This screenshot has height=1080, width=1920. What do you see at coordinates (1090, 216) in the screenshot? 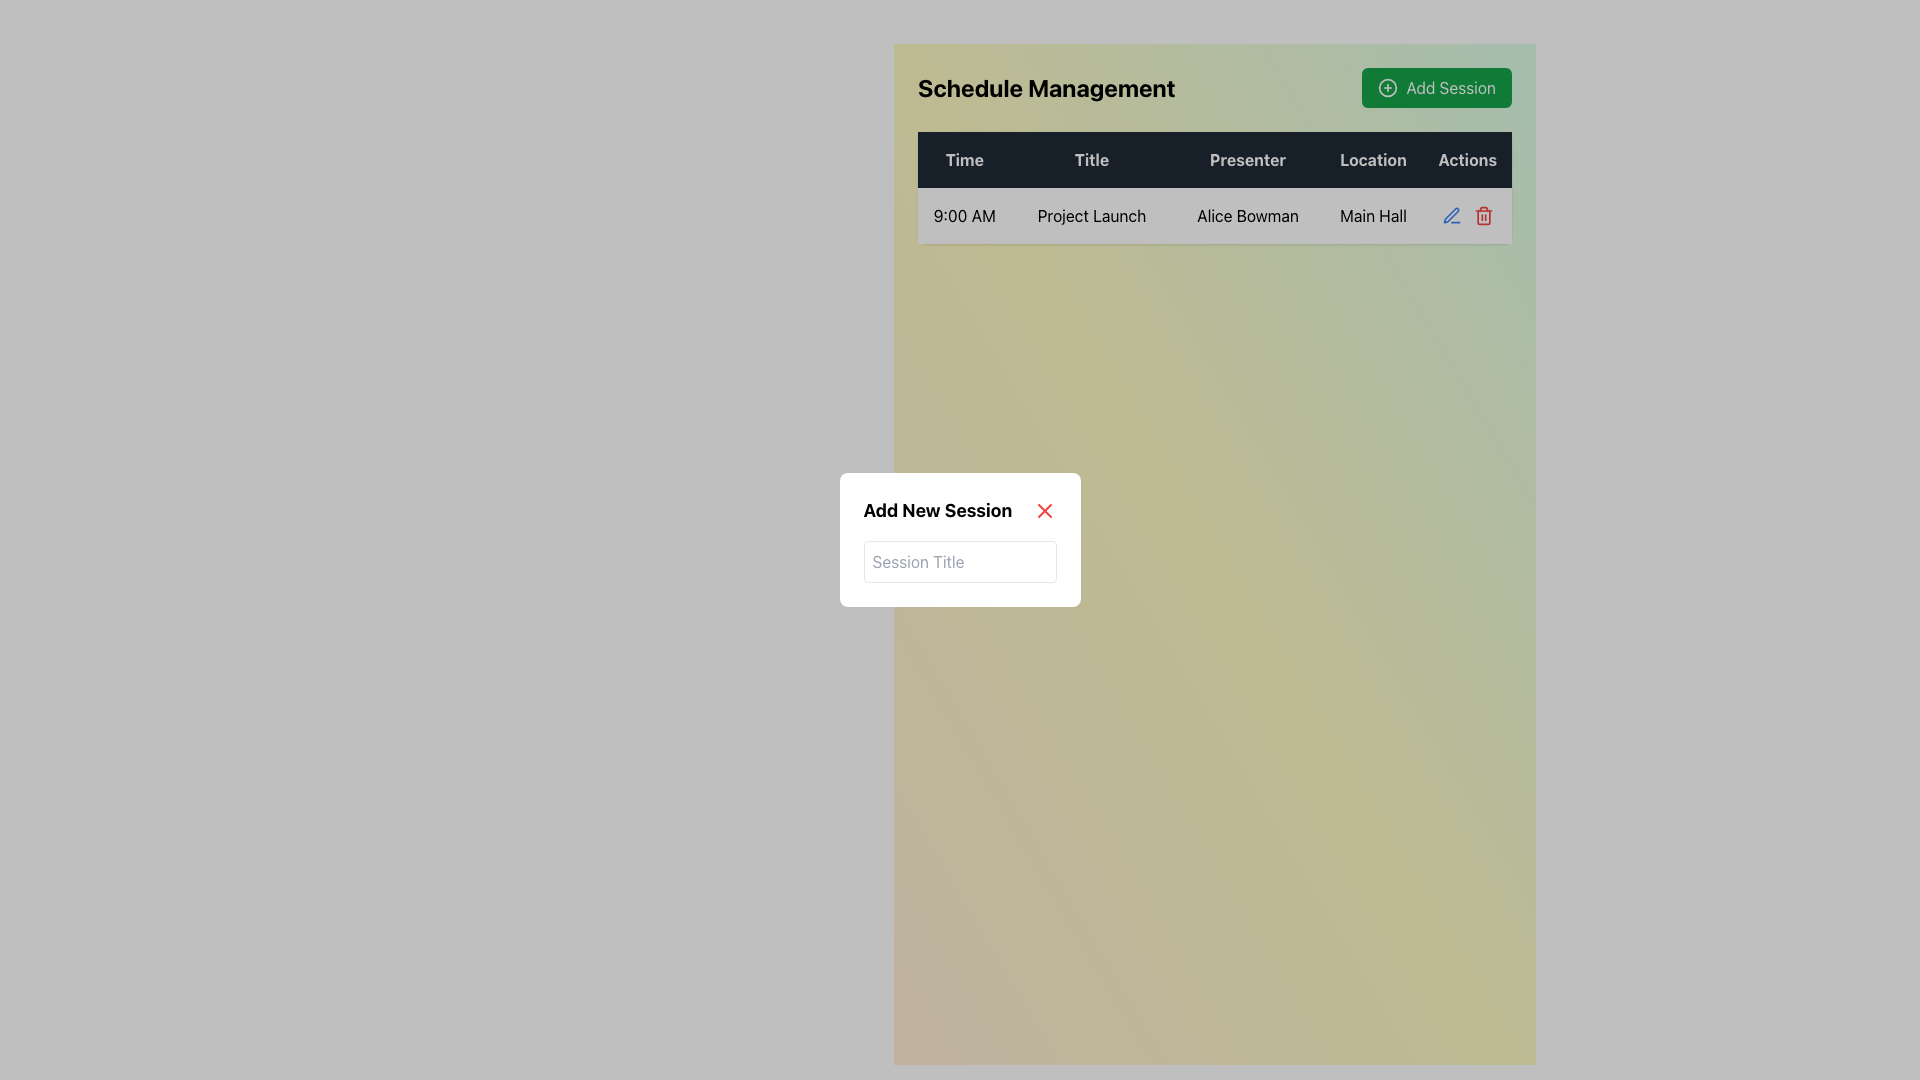
I see `the static text label that identifies the title of a session or event in the schedule table, located in the second column under the header 'Title'` at bounding box center [1090, 216].